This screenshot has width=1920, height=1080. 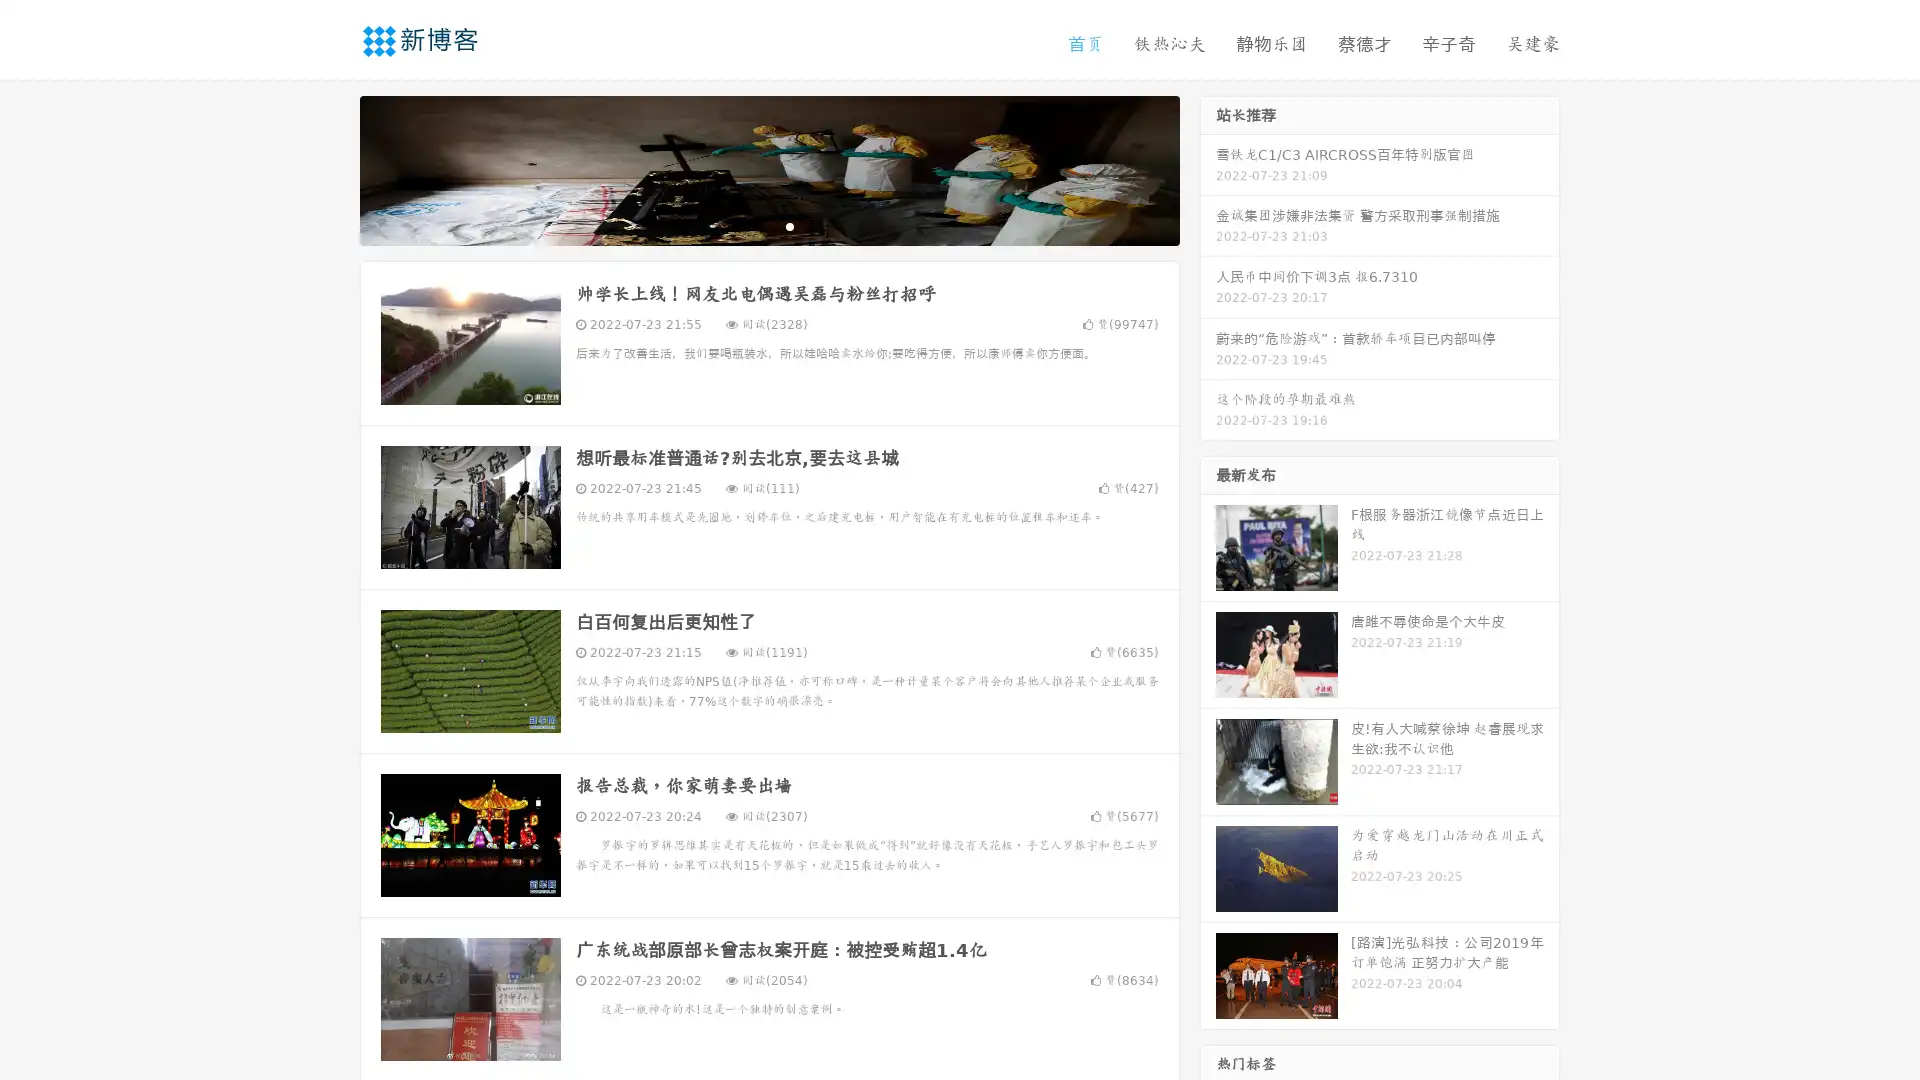 I want to click on Go to slide 2, so click(x=768, y=225).